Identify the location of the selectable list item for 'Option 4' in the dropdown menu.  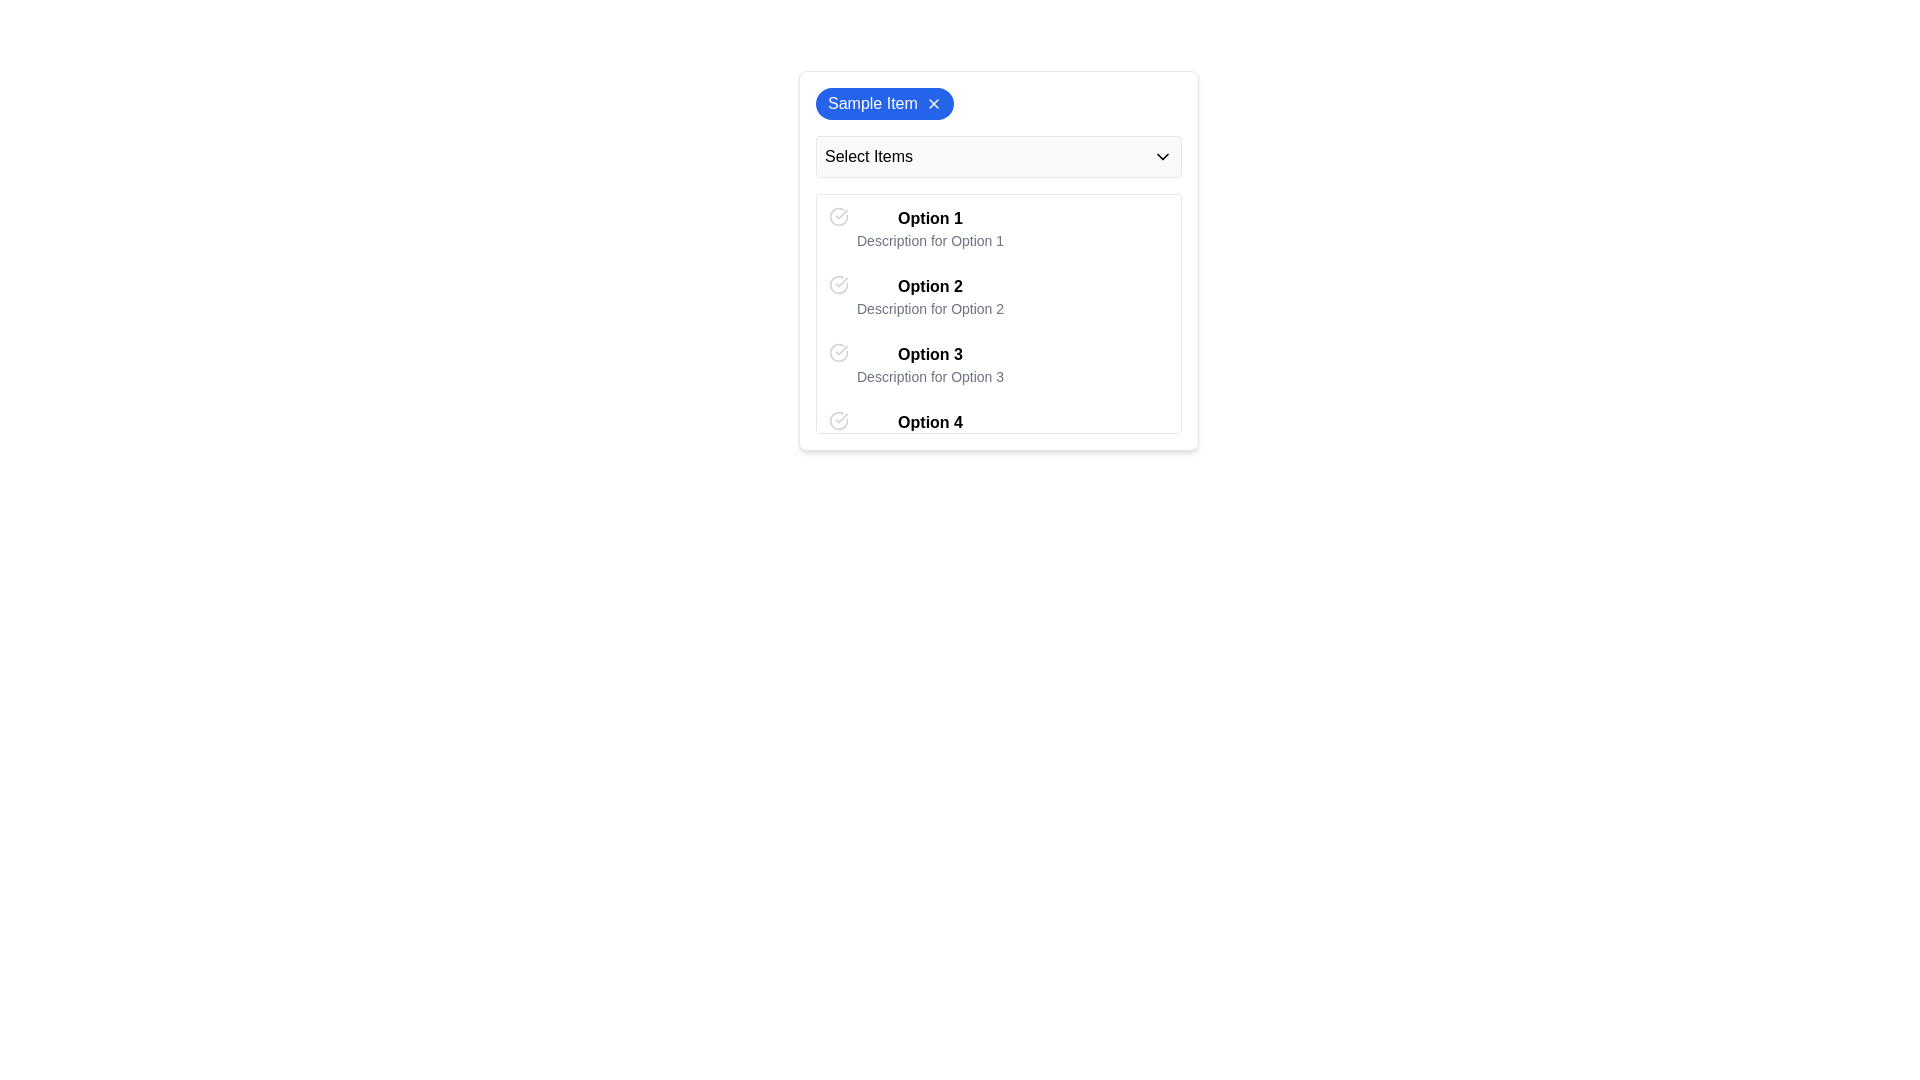
(929, 431).